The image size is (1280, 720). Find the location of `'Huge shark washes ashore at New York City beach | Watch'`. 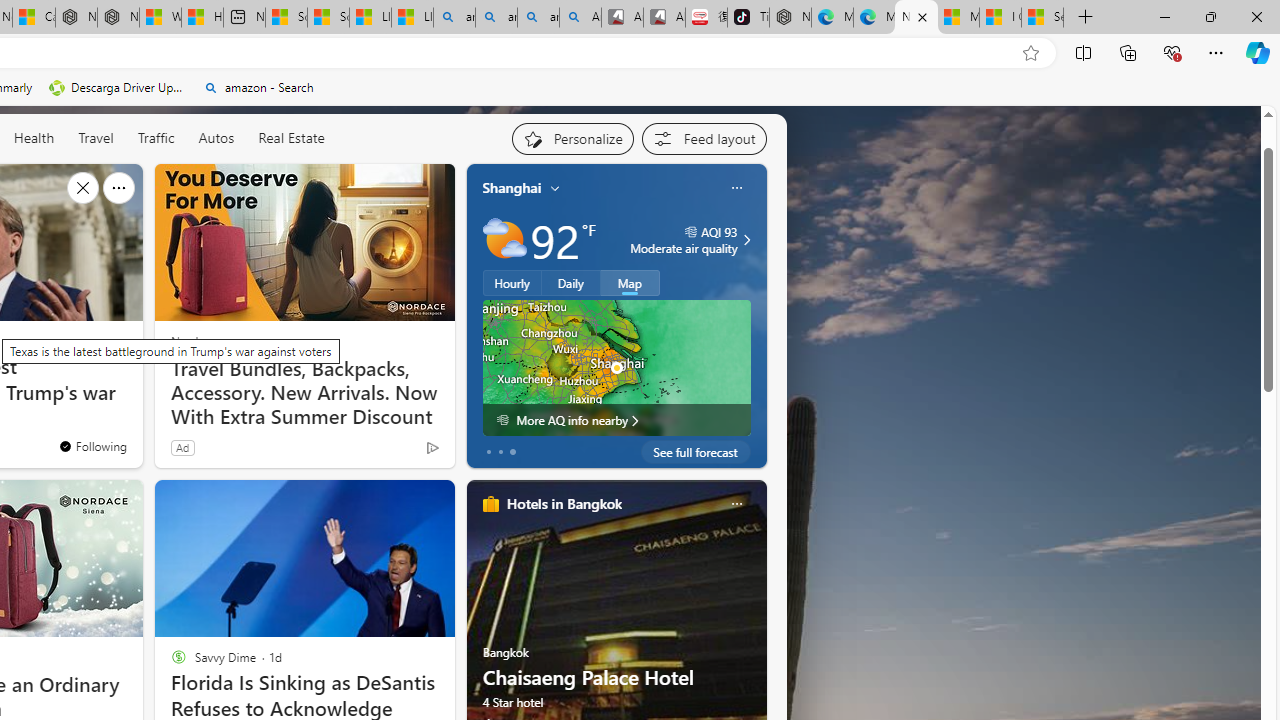

'Huge shark washes ashore at New York City beach | Watch' is located at coordinates (202, 17).